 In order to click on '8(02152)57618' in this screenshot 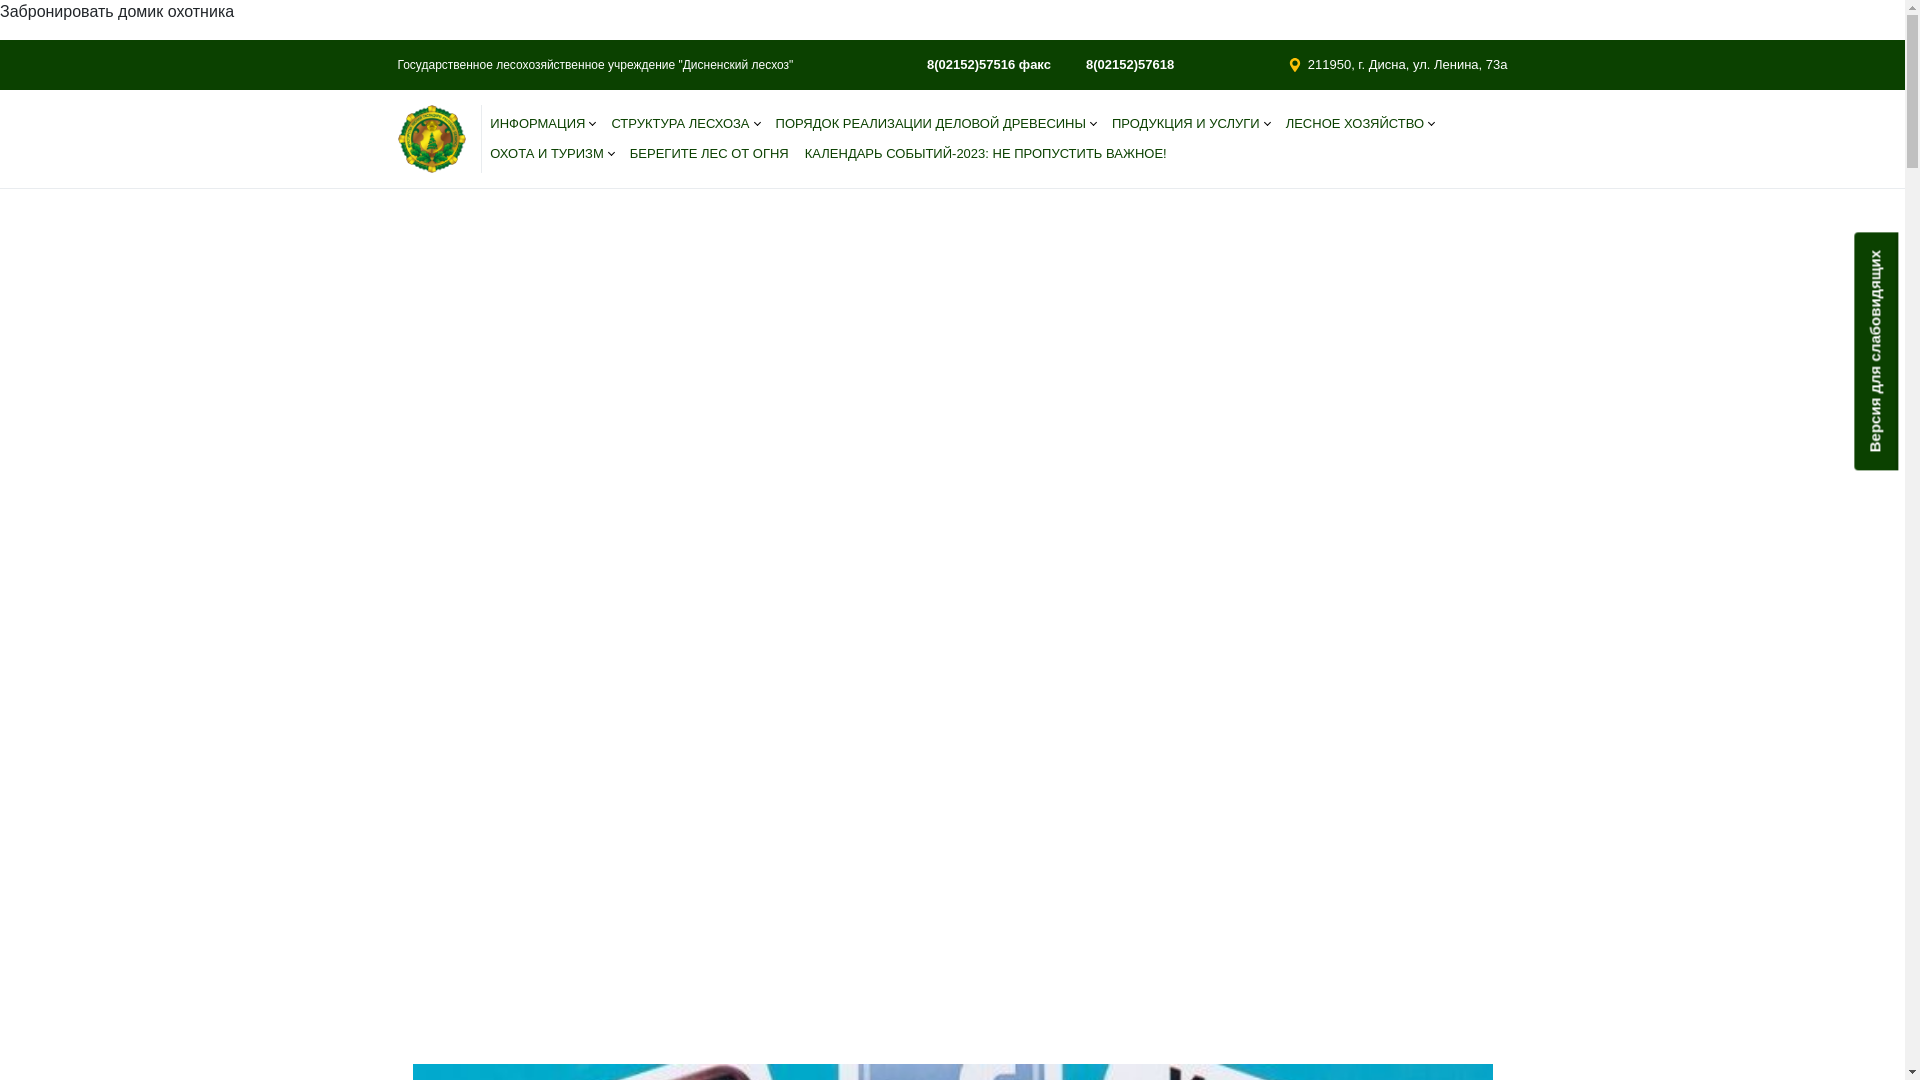, I will do `click(1118, 64)`.